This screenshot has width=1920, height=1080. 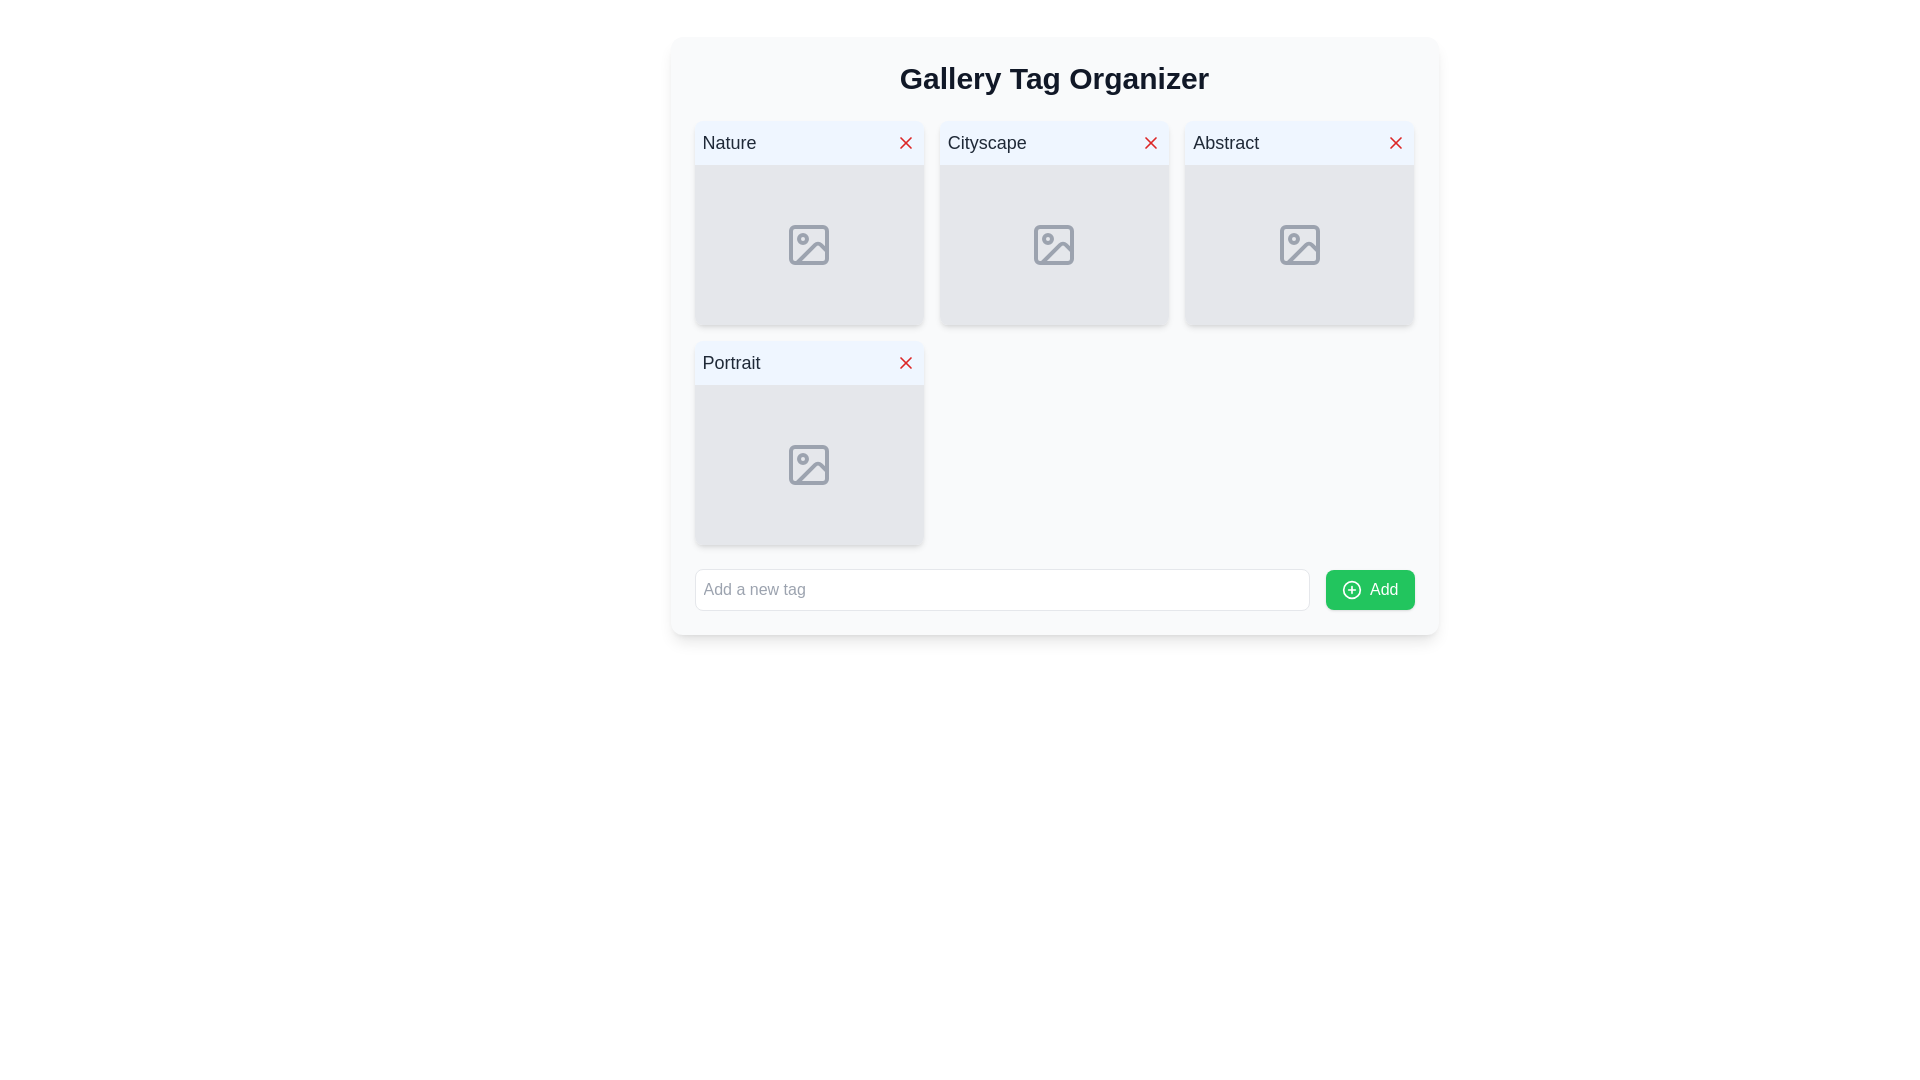 I want to click on the image placeholder located, so click(x=1299, y=244).